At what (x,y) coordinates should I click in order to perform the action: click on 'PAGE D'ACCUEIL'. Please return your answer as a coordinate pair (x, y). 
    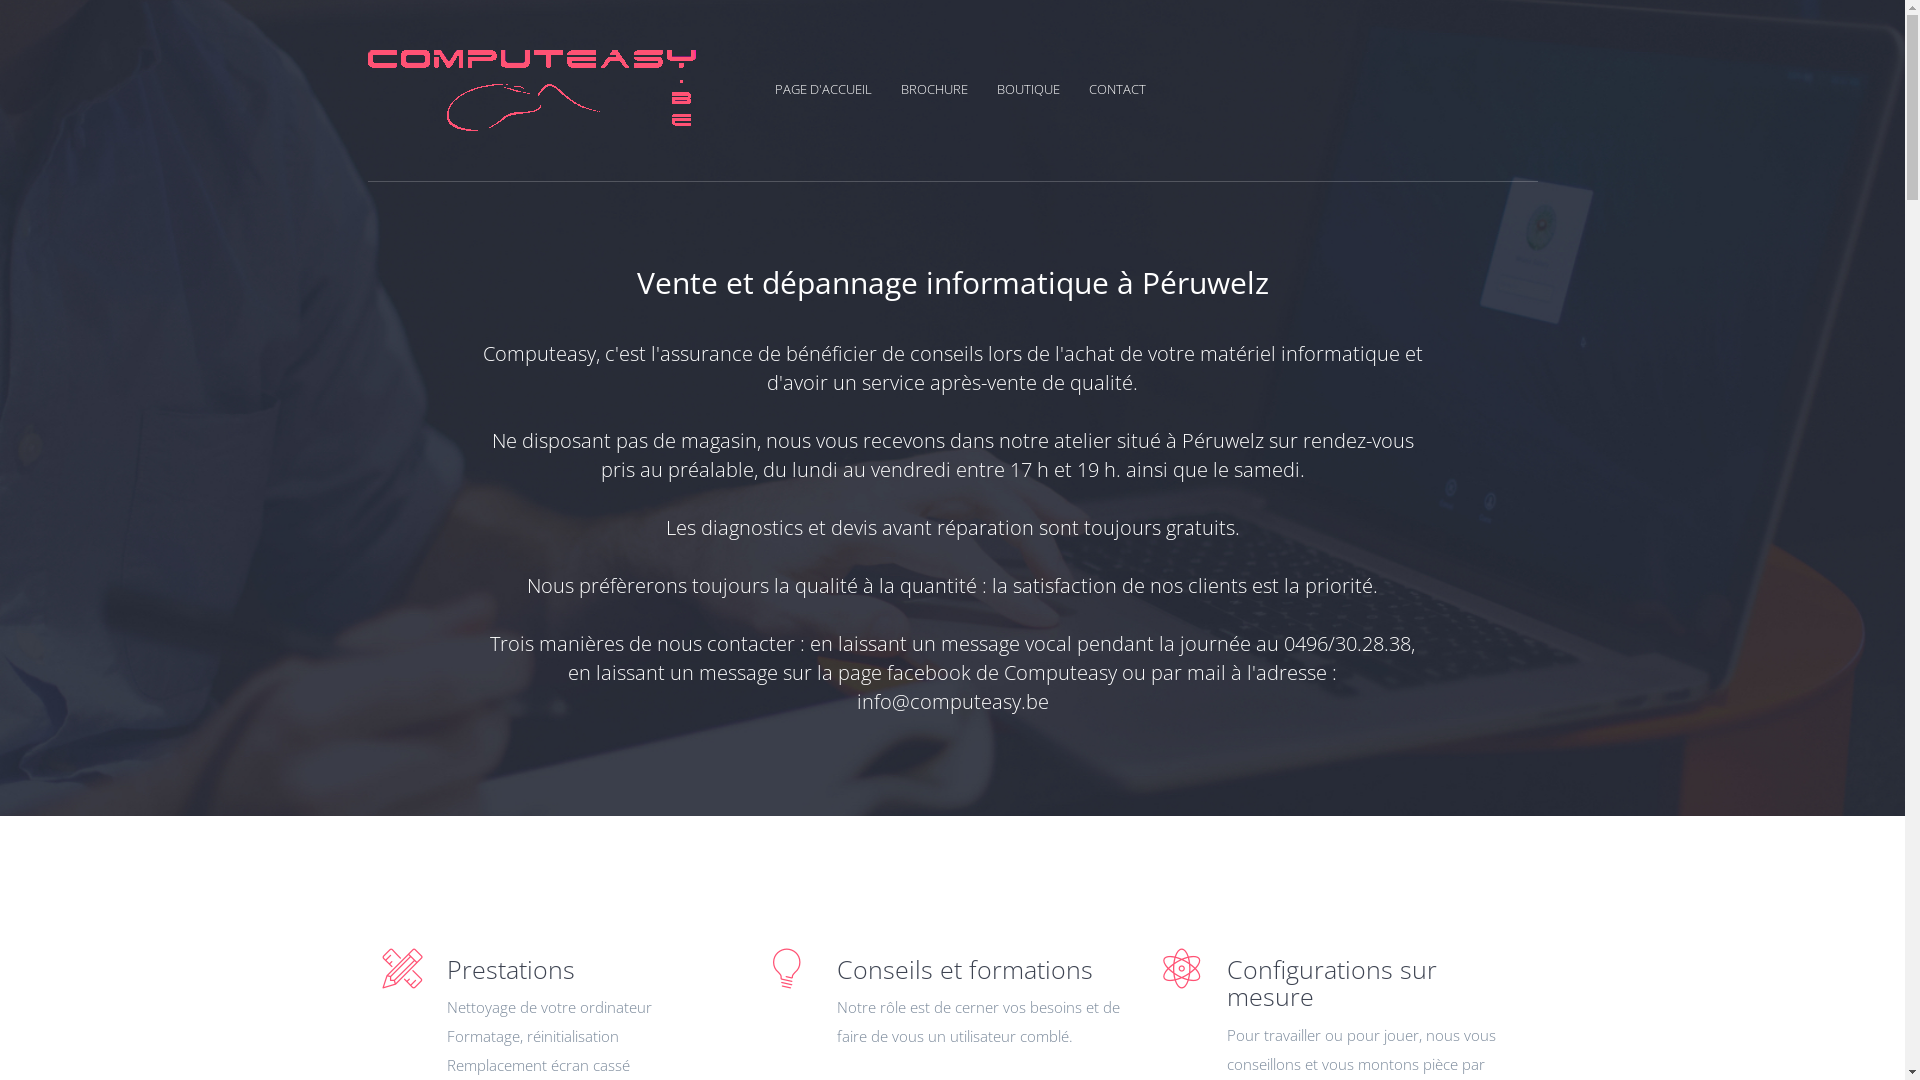
    Looking at the image, I should click on (835, 87).